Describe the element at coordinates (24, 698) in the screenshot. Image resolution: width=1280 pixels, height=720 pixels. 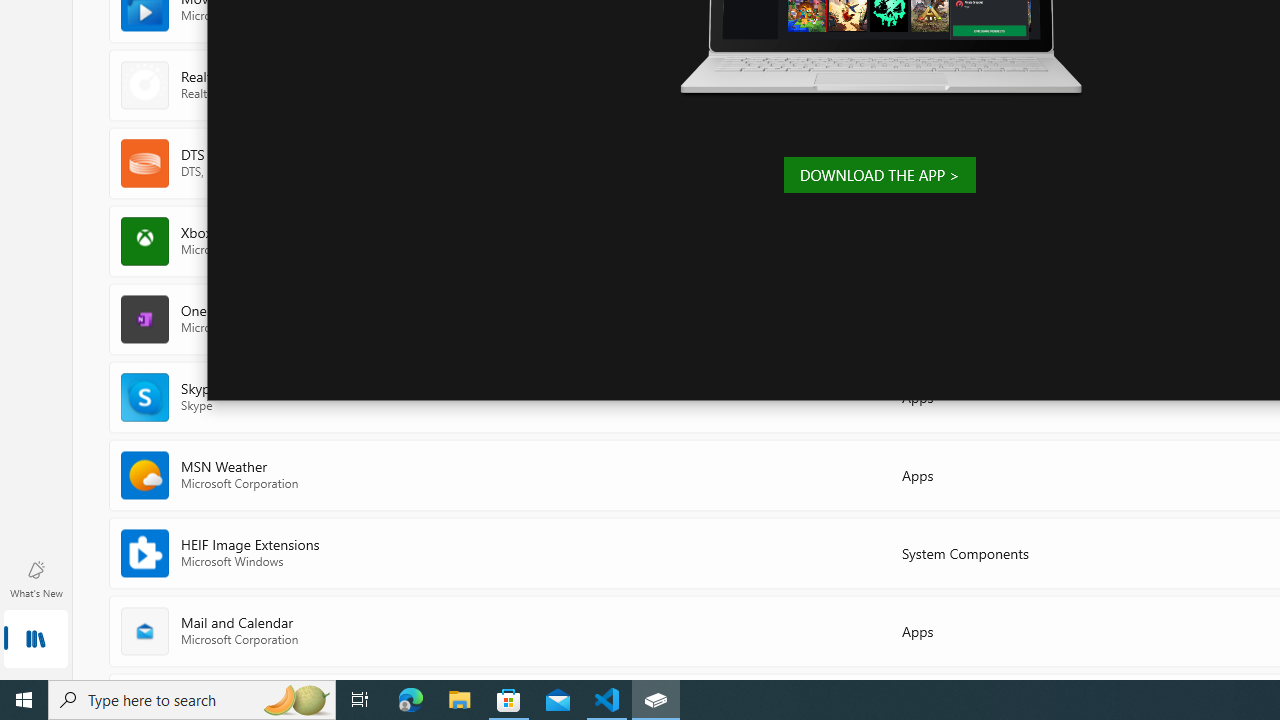
I see `'Start'` at that location.